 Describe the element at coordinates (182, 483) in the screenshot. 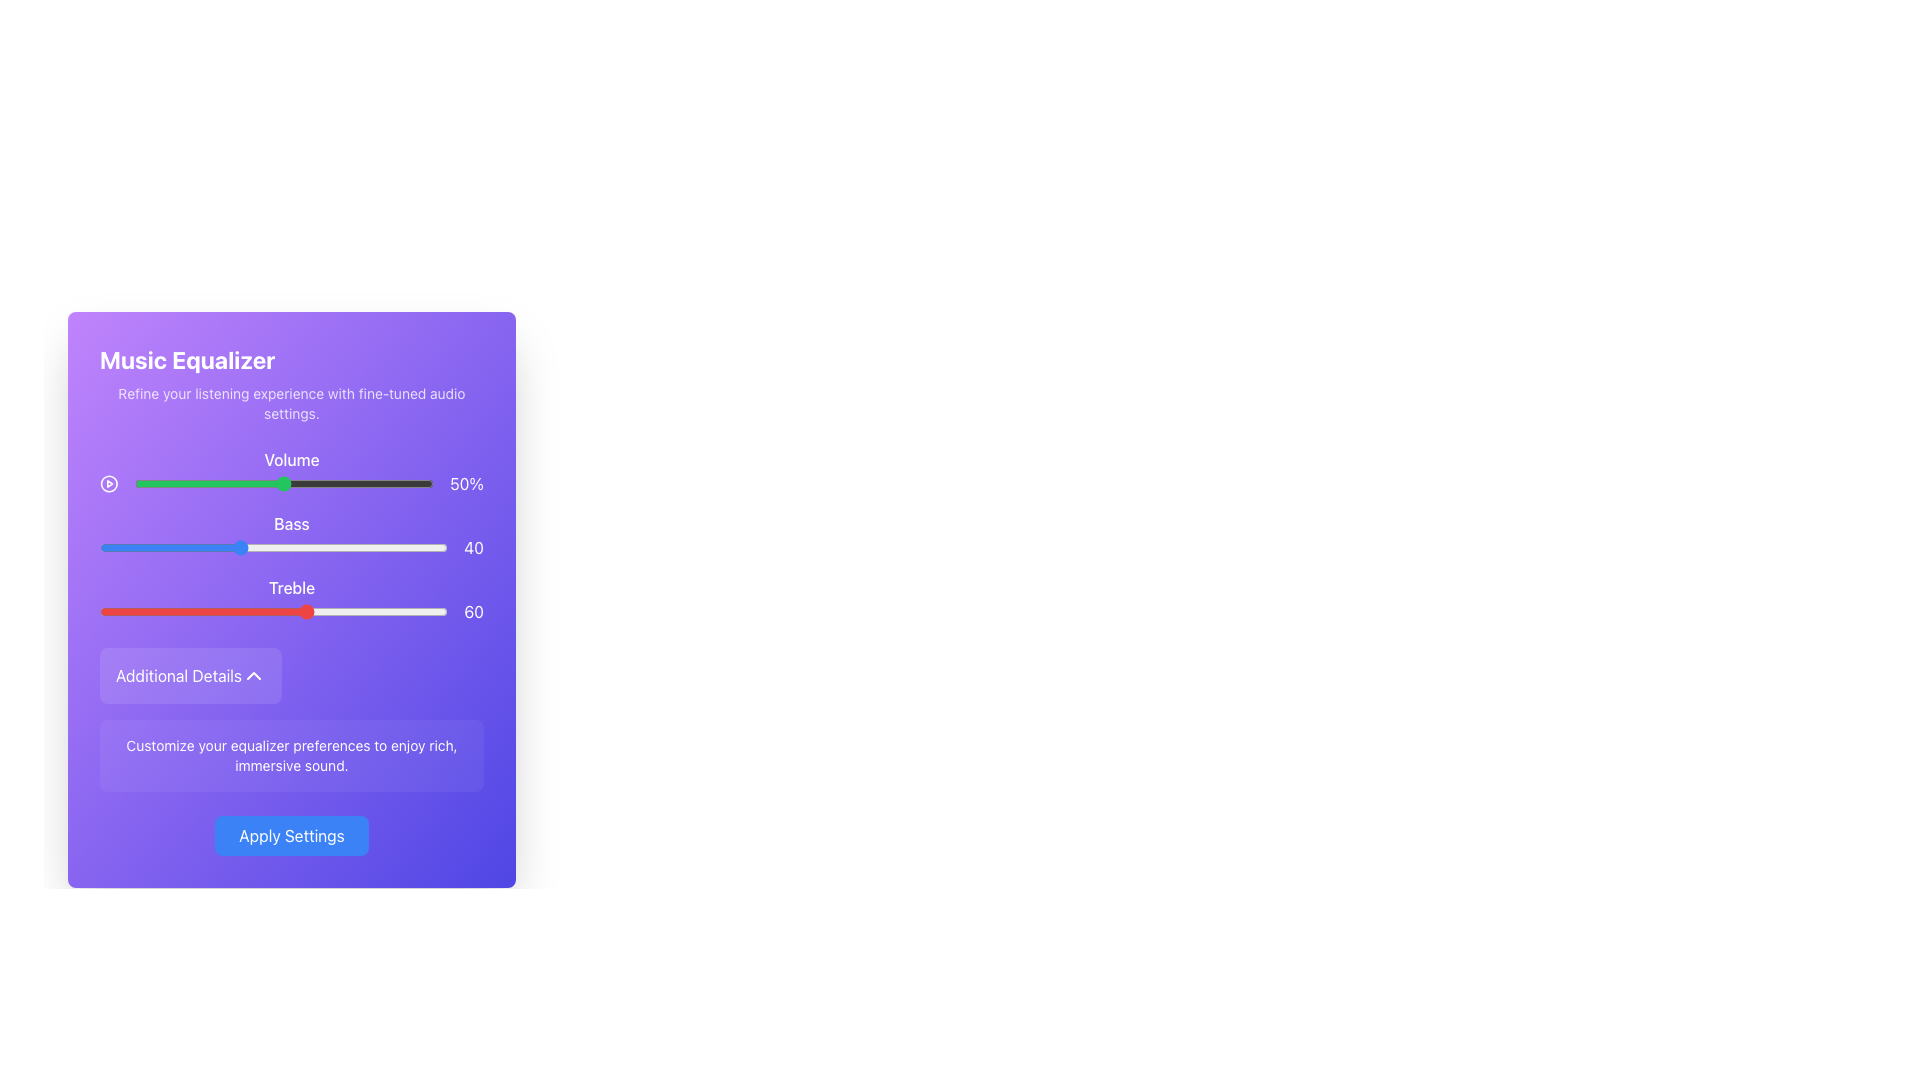

I see `the slider` at that location.